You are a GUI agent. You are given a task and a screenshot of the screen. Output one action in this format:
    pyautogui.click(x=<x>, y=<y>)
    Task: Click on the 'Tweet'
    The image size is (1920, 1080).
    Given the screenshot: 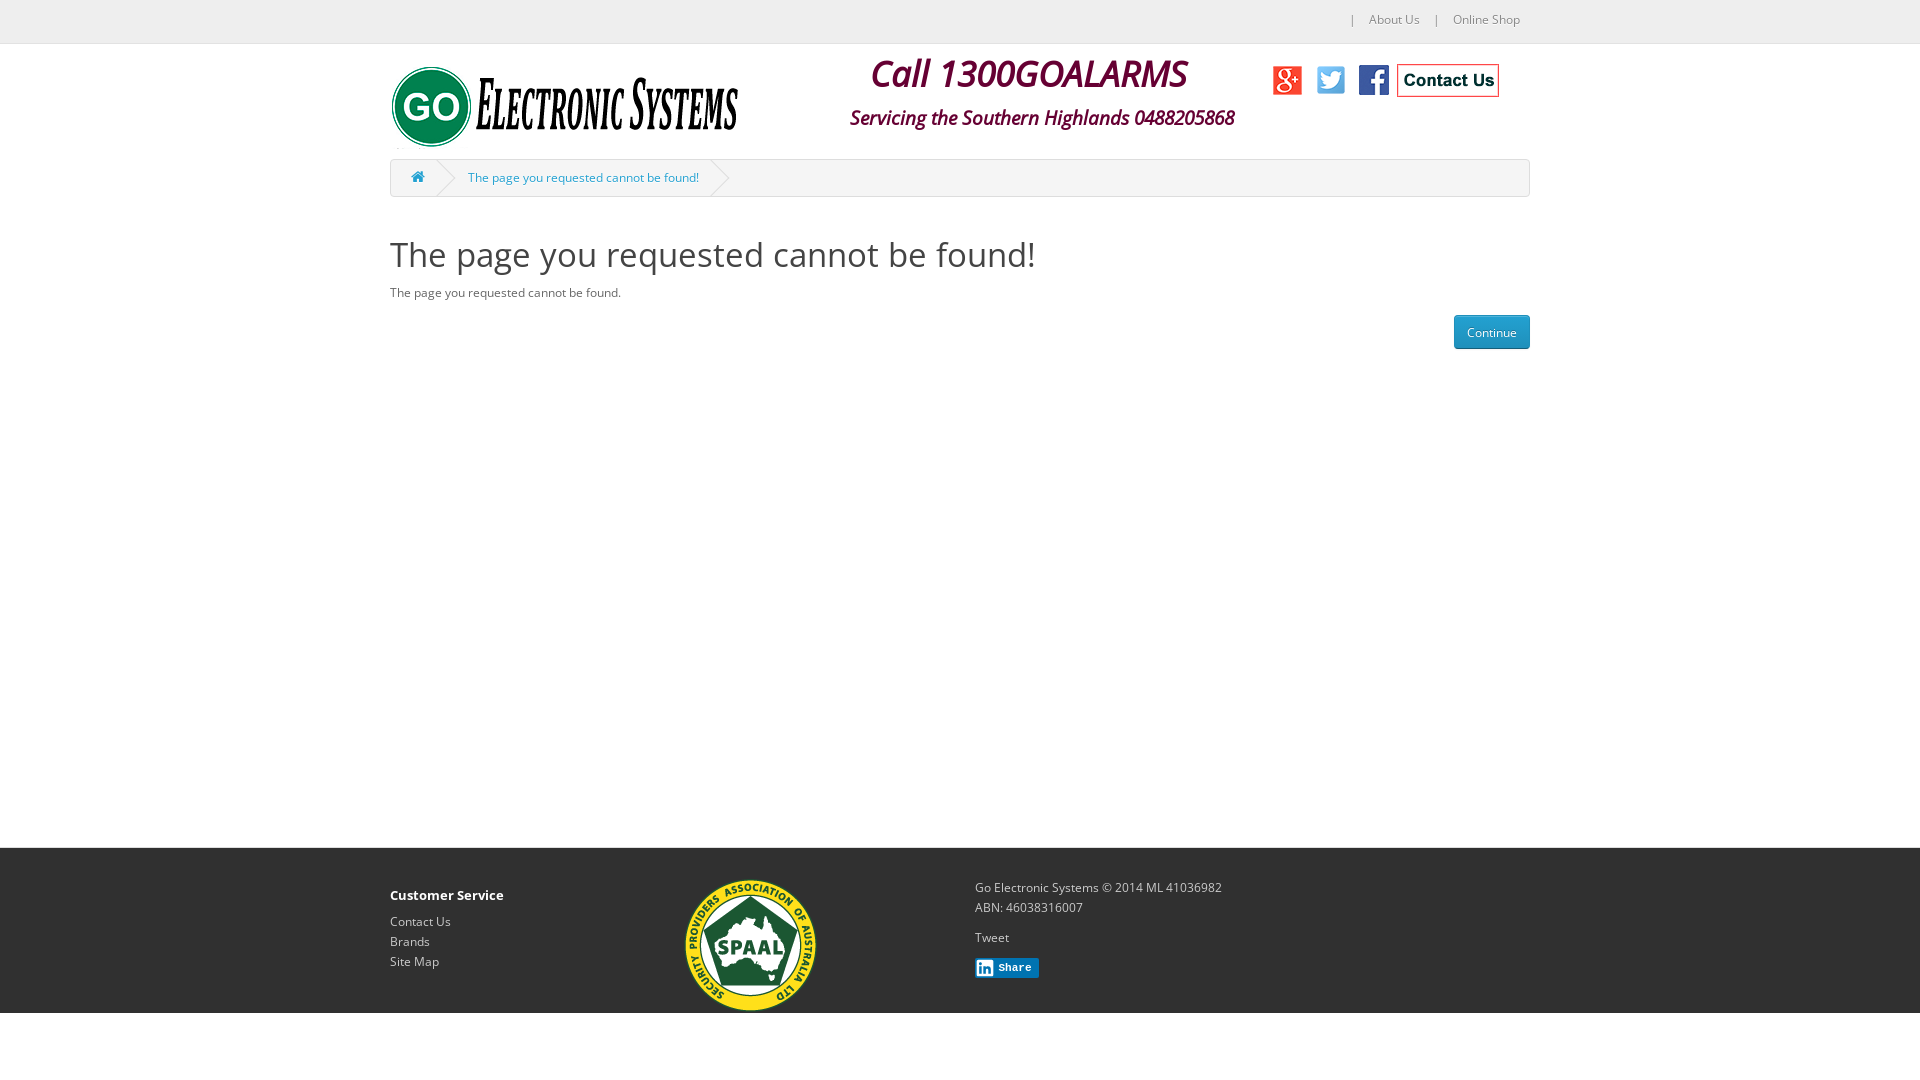 What is the action you would take?
    pyautogui.click(x=992, y=937)
    